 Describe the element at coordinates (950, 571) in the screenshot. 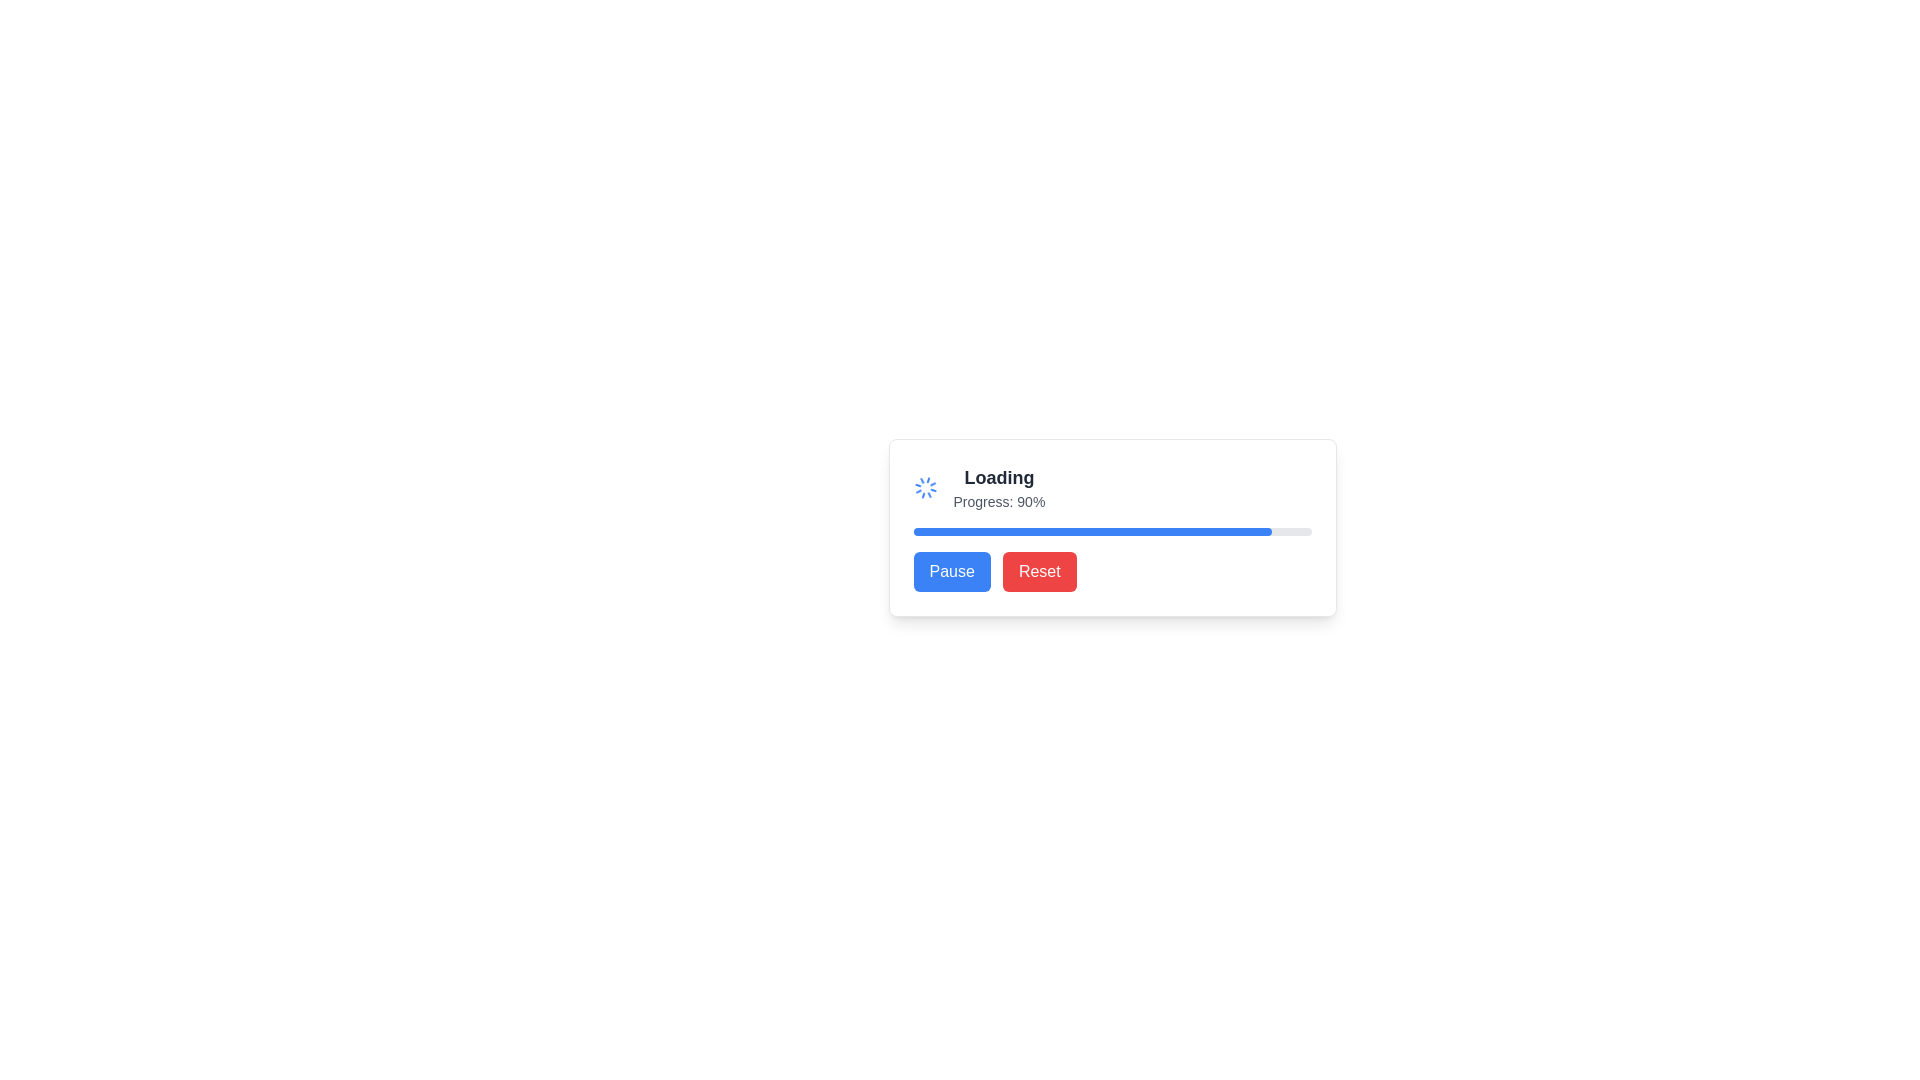

I see `the 'Pause' button, which is a rectangular button with rounded corners, a blue background, and white text, located on the left side of the interface` at that location.